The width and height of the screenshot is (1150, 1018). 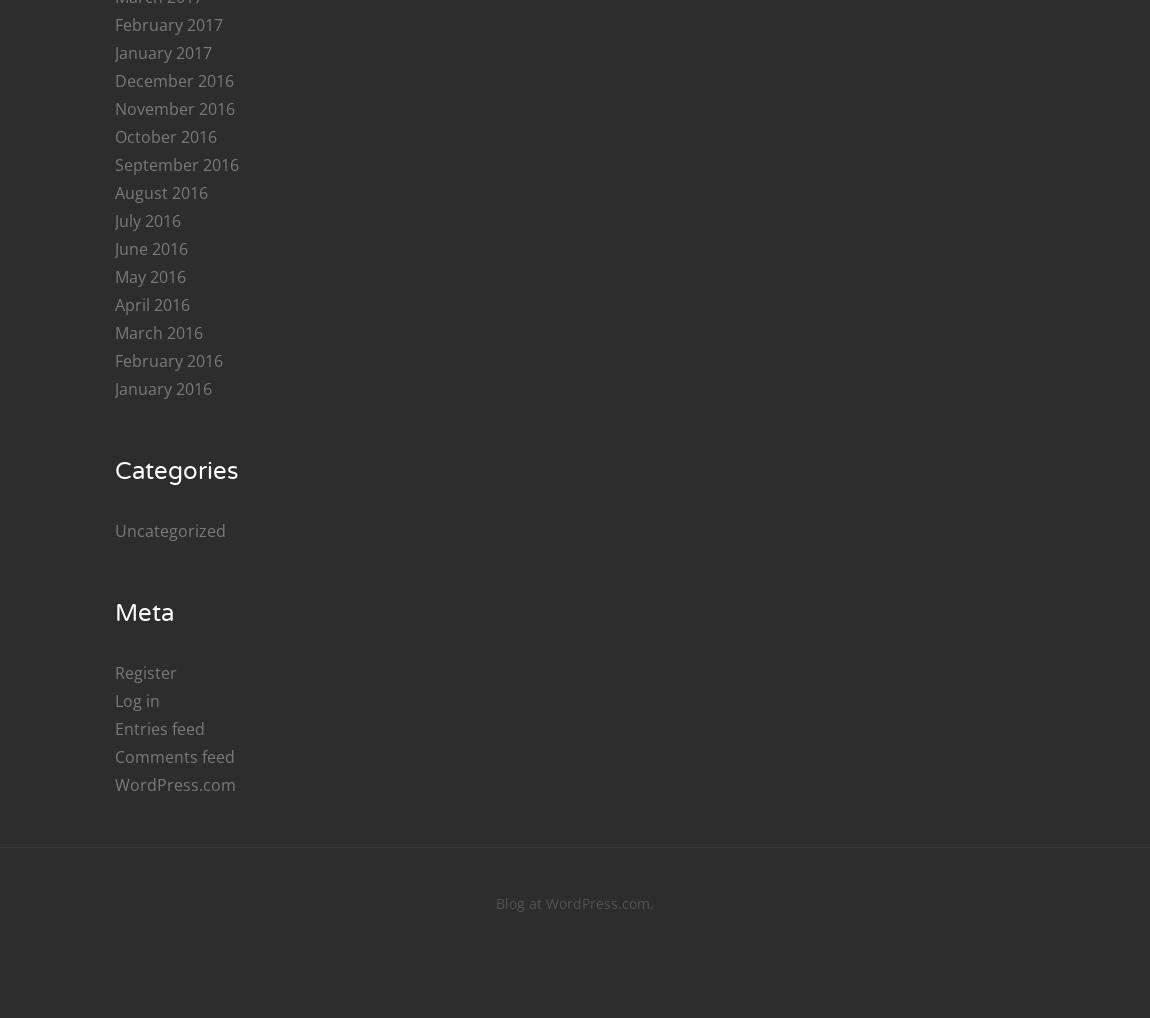 I want to click on 'August 2017', so click(x=160, y=816).